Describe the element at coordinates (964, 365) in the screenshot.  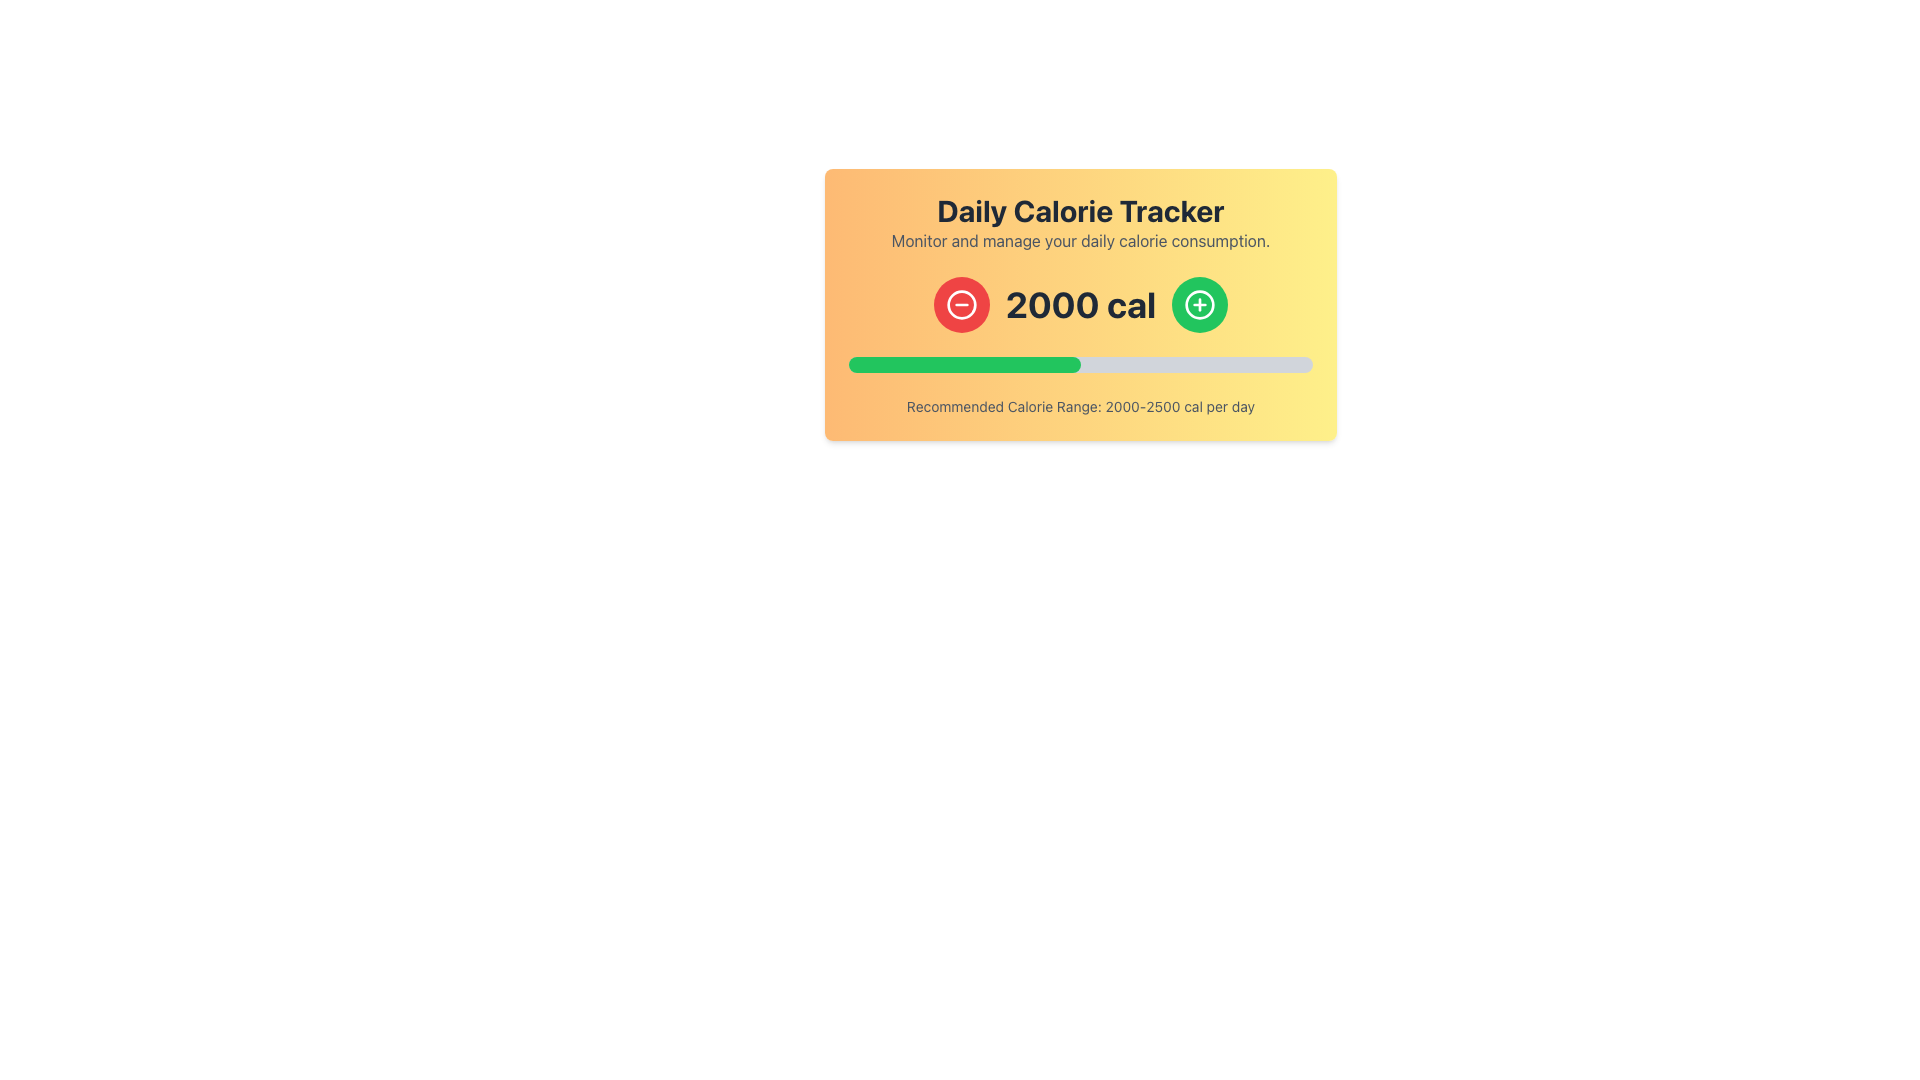
I see `the green progress bar segment that occupies the left half of the horizontal progress bar, which is located below the calorie count and above the recommended calorie range text` at that location.